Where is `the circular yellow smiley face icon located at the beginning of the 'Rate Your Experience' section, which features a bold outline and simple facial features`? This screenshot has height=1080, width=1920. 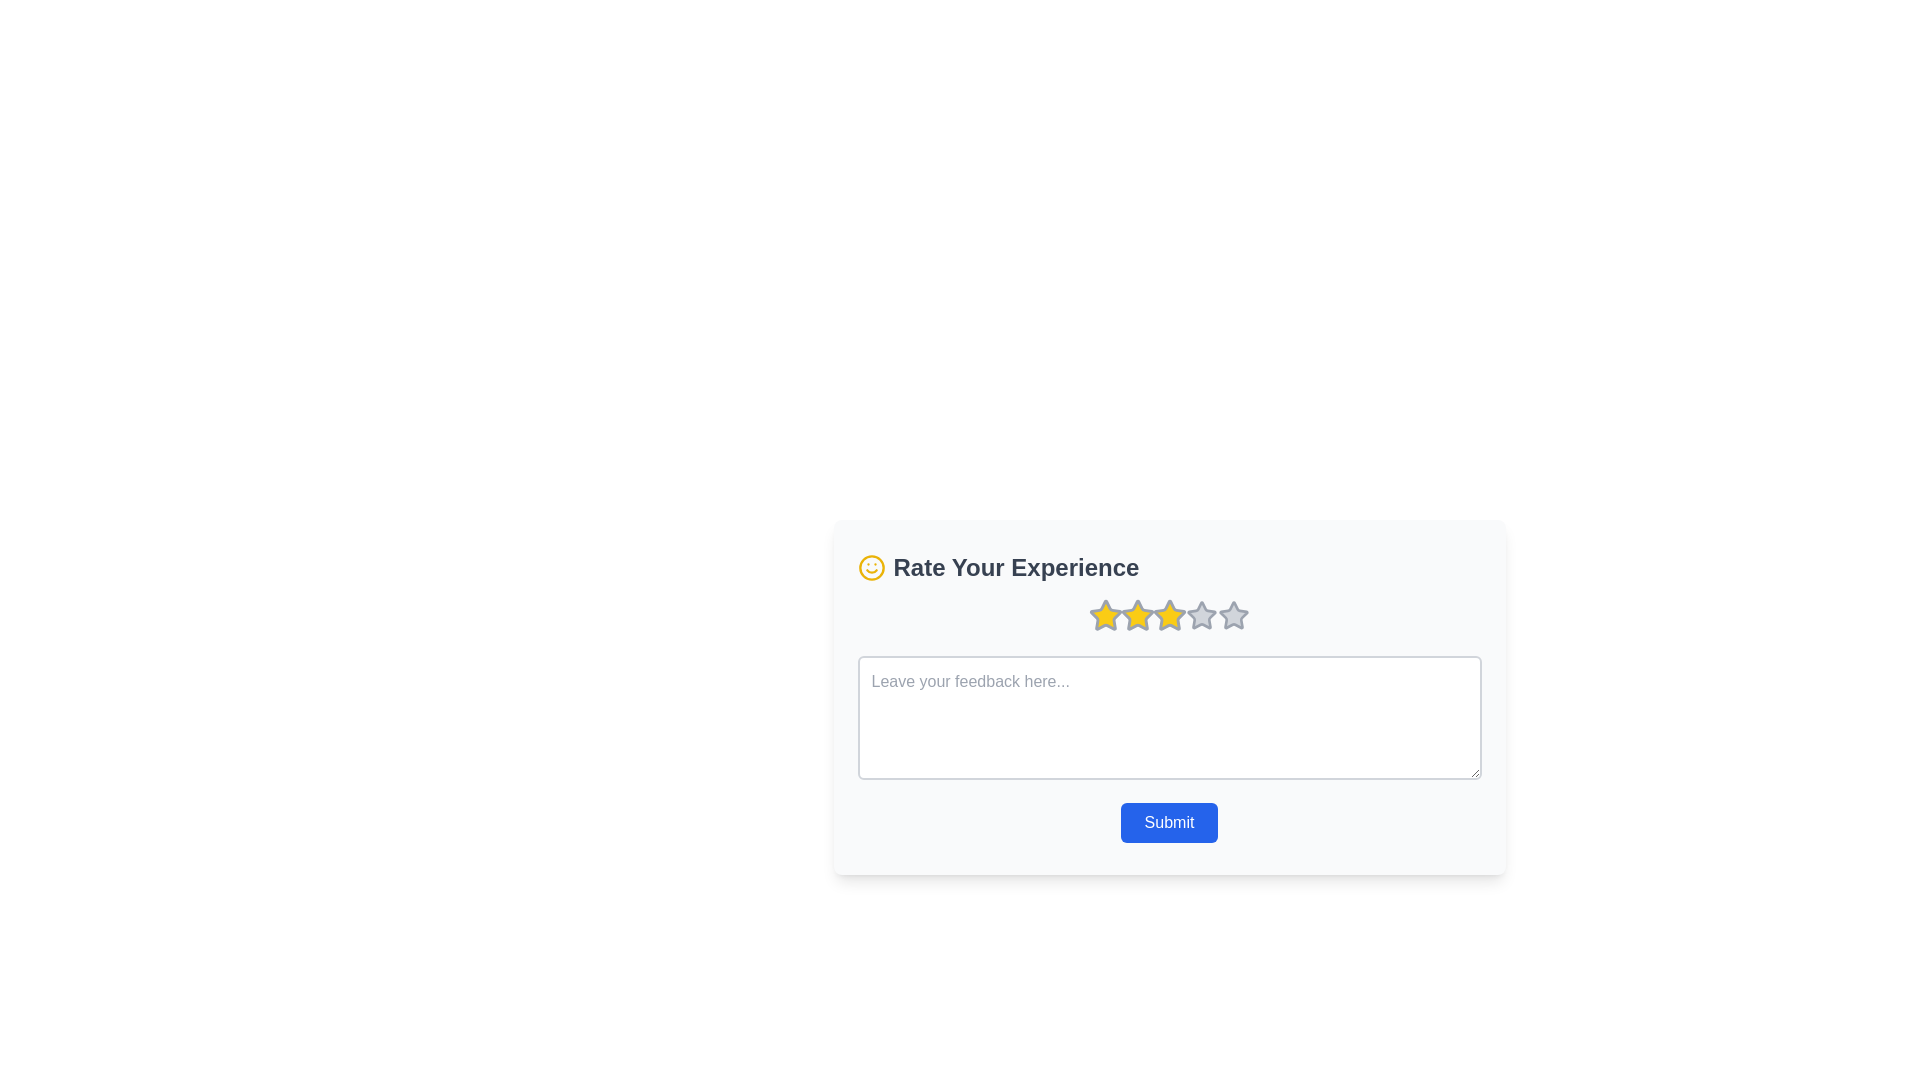 the circular yellow smiley face icon located at the beginning of the 'Rate Your Experience' section, which features a bold outline and simple facial features is located at coordinates (871, 567).